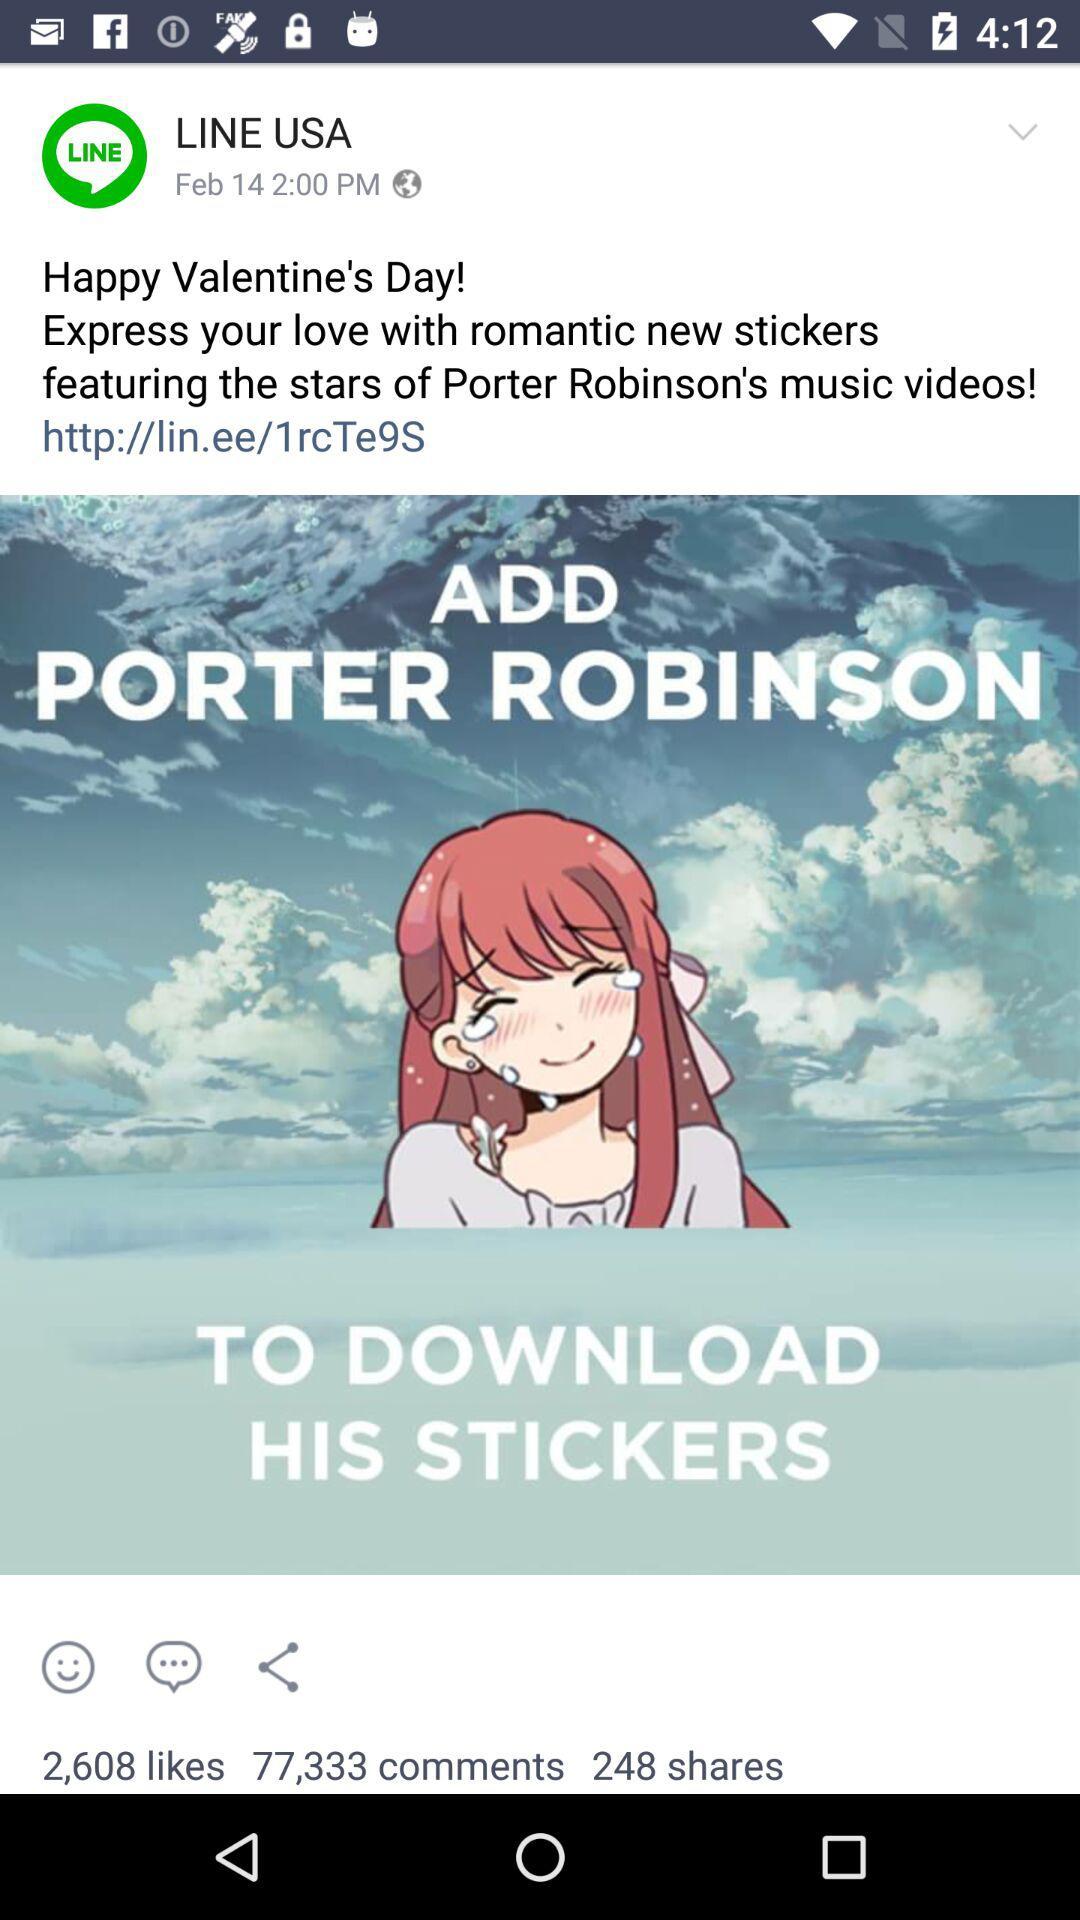 This screenshot has width=1080, height=1920. What do you see at coordinates (133, 1766) in the screenshot?
I see `2,608 likes item` at bounding box center [133, 1766].